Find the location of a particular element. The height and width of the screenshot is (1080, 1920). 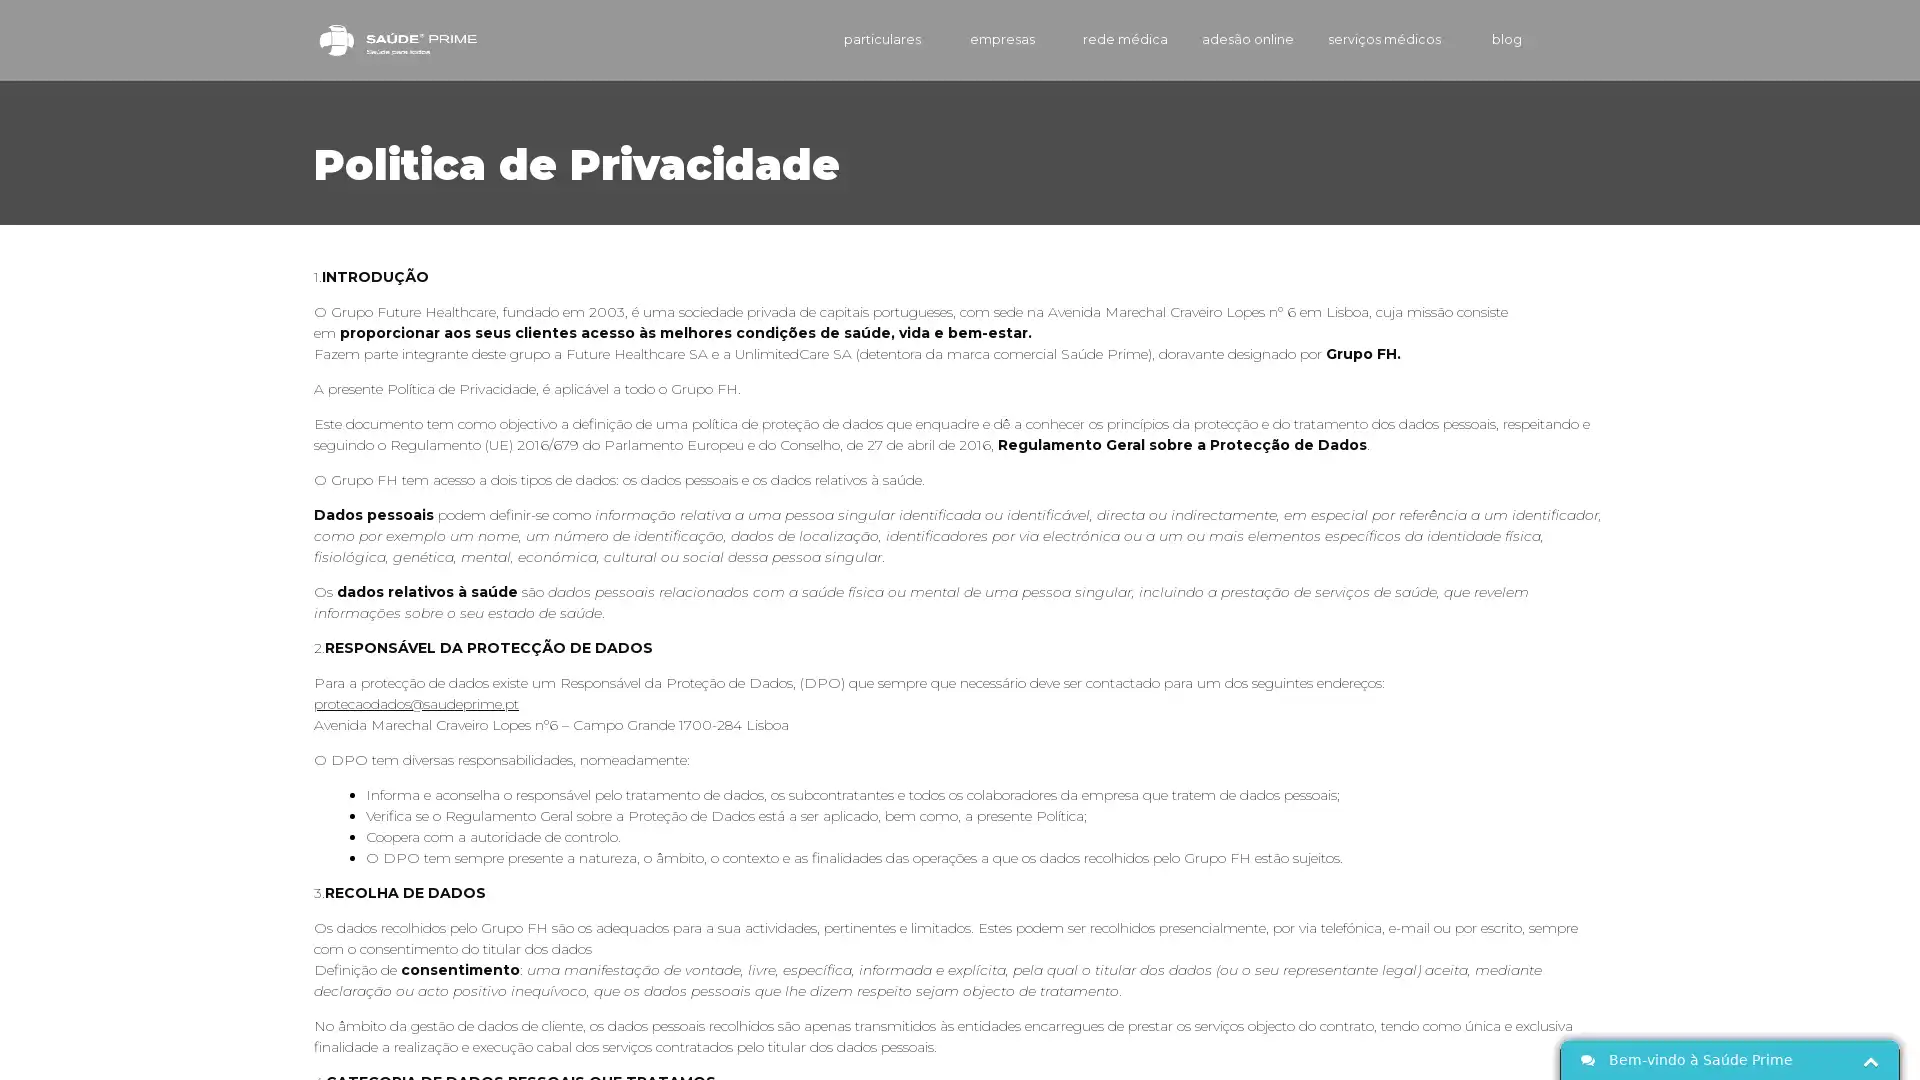

Areas Privadas is located at coordinates (1578, 39).